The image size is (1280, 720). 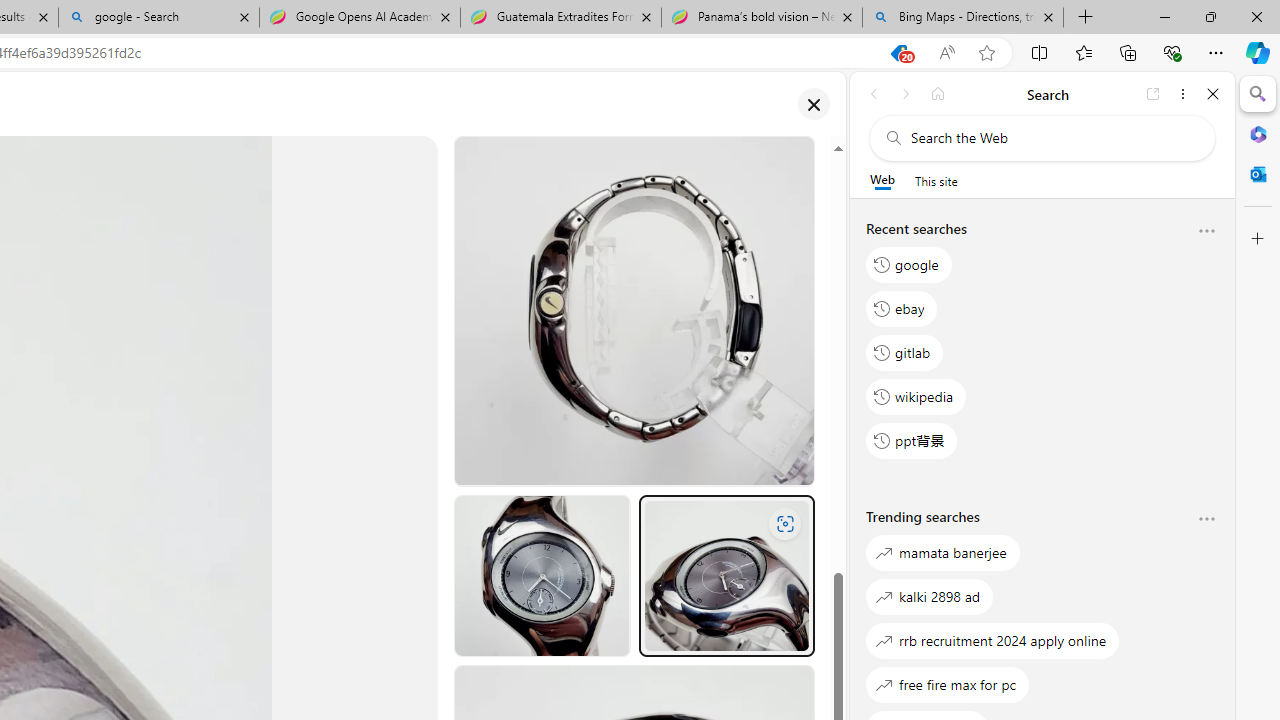 What do you see at coordinates (908, 263) in the screenshot?
I see `'google'` at bounding box center [908, 263].